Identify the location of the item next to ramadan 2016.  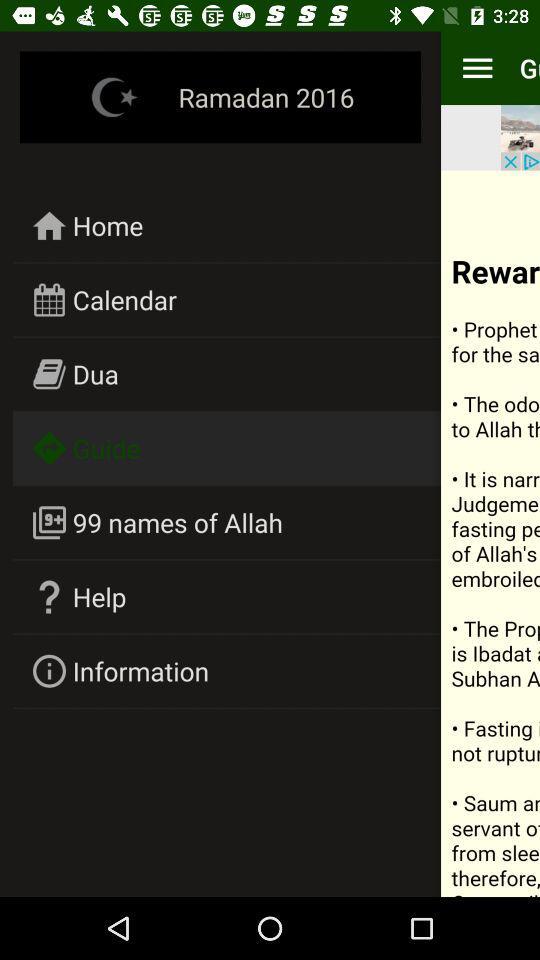
(476, 68).